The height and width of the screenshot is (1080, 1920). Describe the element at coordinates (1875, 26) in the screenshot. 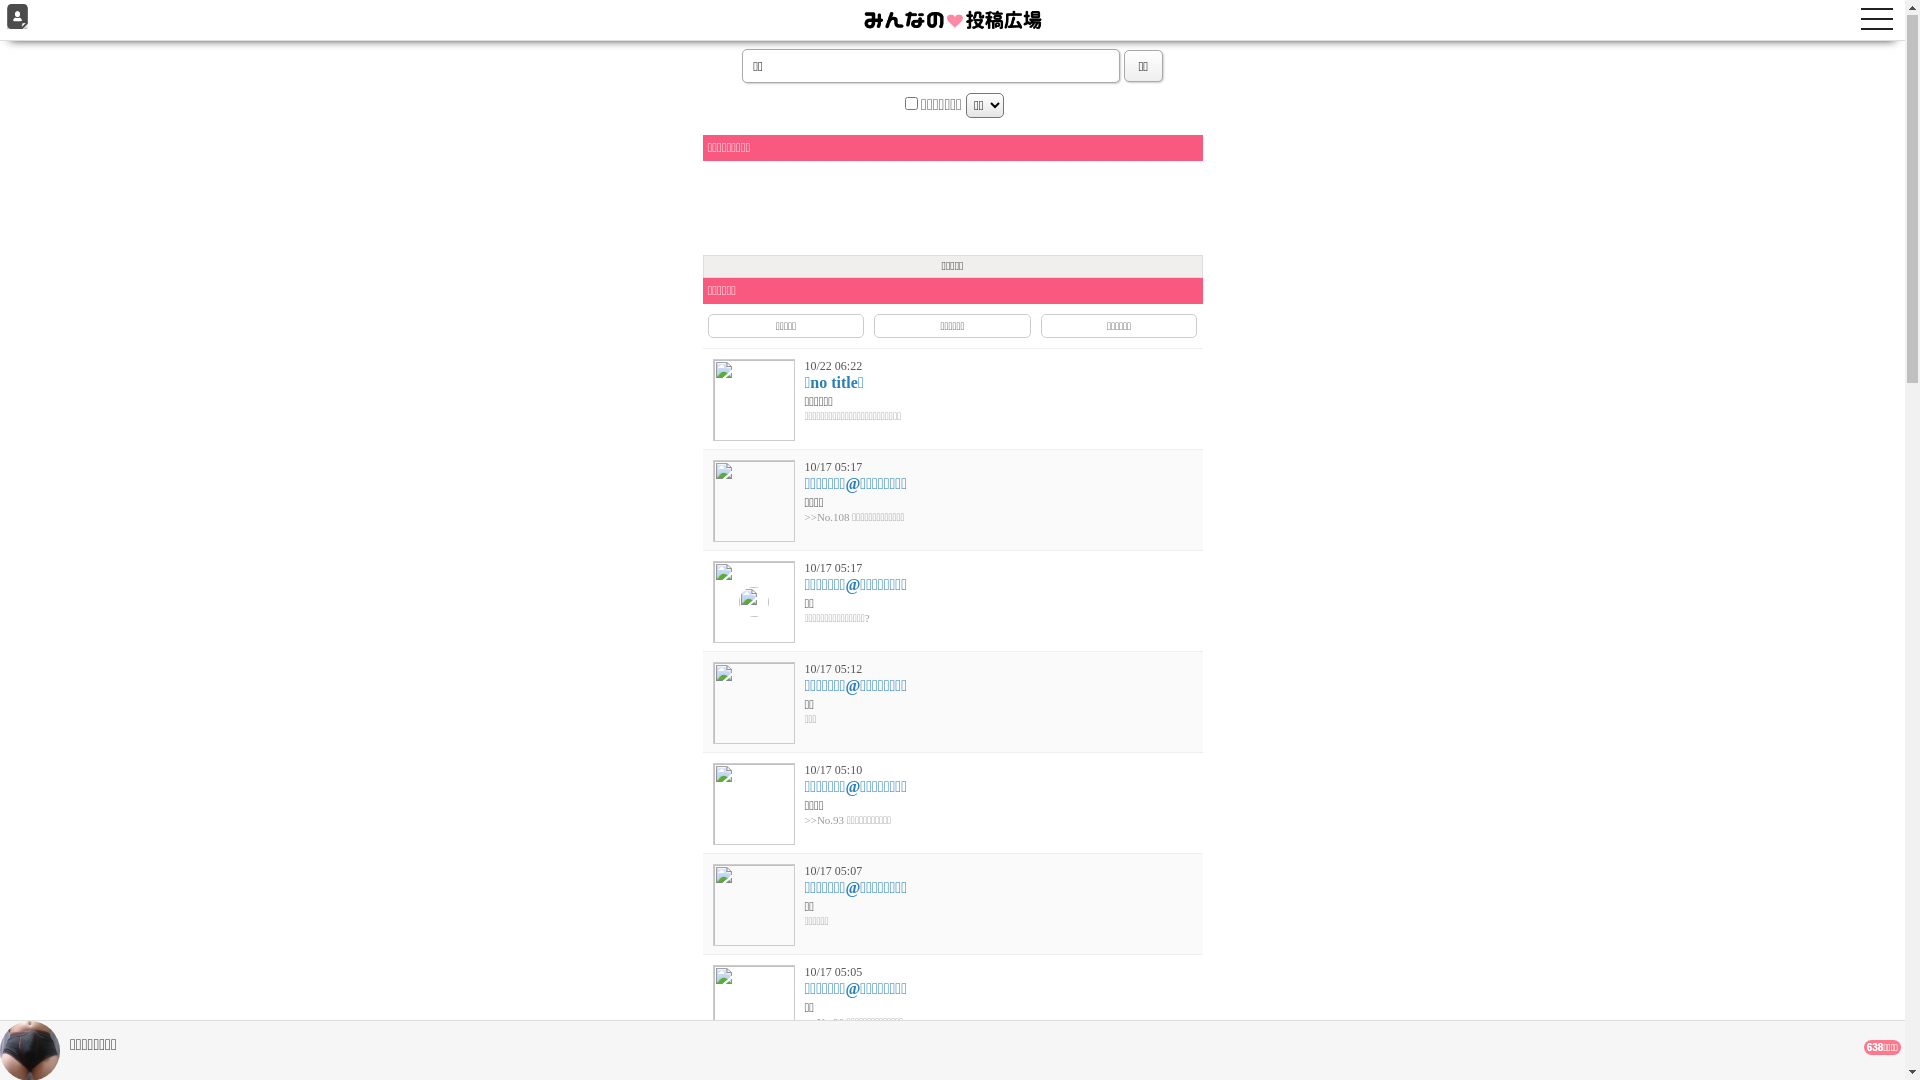

I see `'toggle navigation'` at that location.